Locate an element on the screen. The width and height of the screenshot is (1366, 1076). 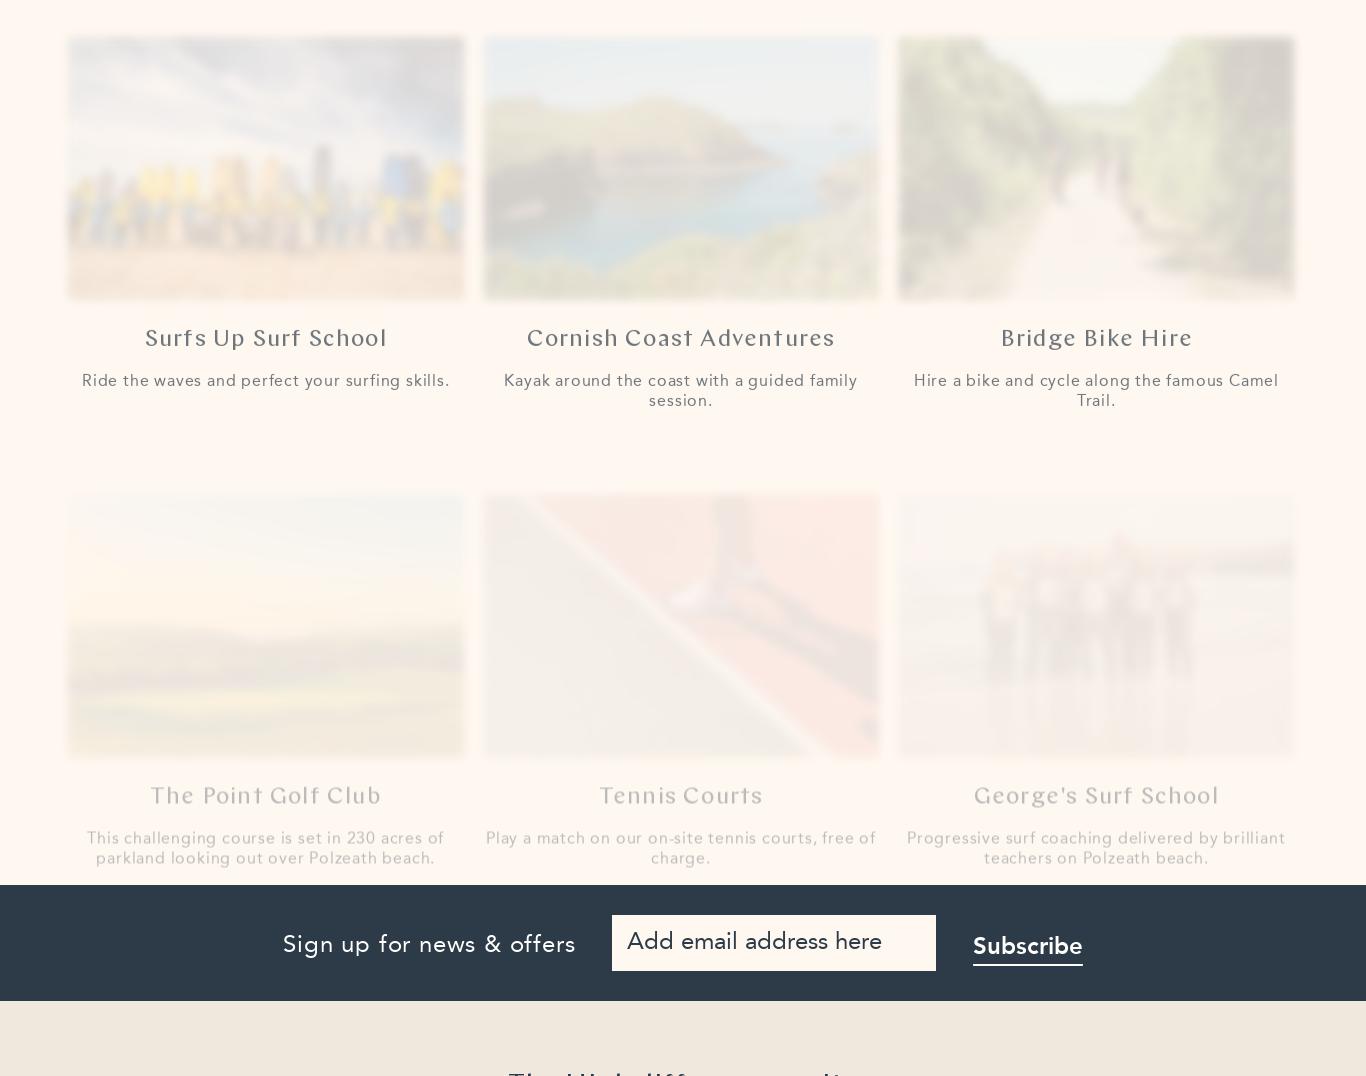
'This challenging course is set in 230 acres of parkland looking out over Polzeath beach.' is located at coordinates (265, 805).